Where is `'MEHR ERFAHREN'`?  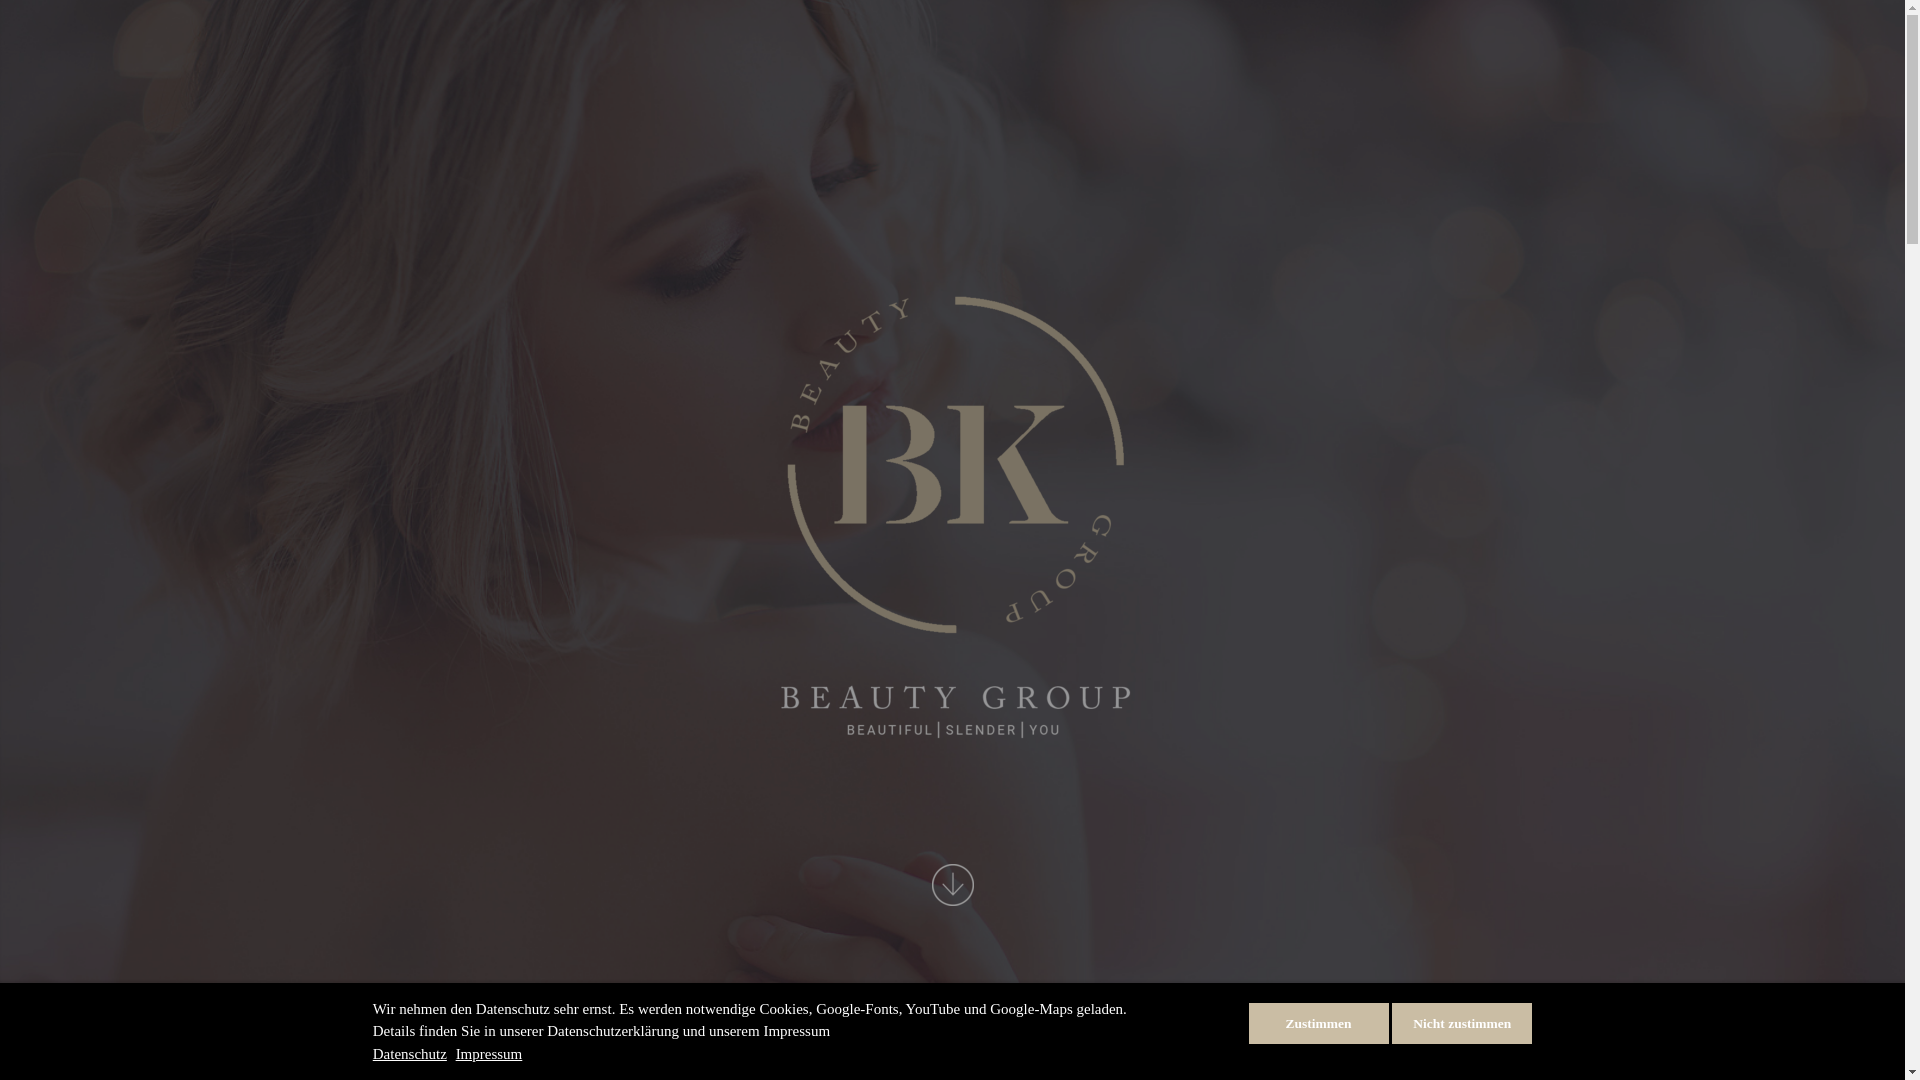
'MEHR ERFAHREN' is located at coordinates (1425, 771).